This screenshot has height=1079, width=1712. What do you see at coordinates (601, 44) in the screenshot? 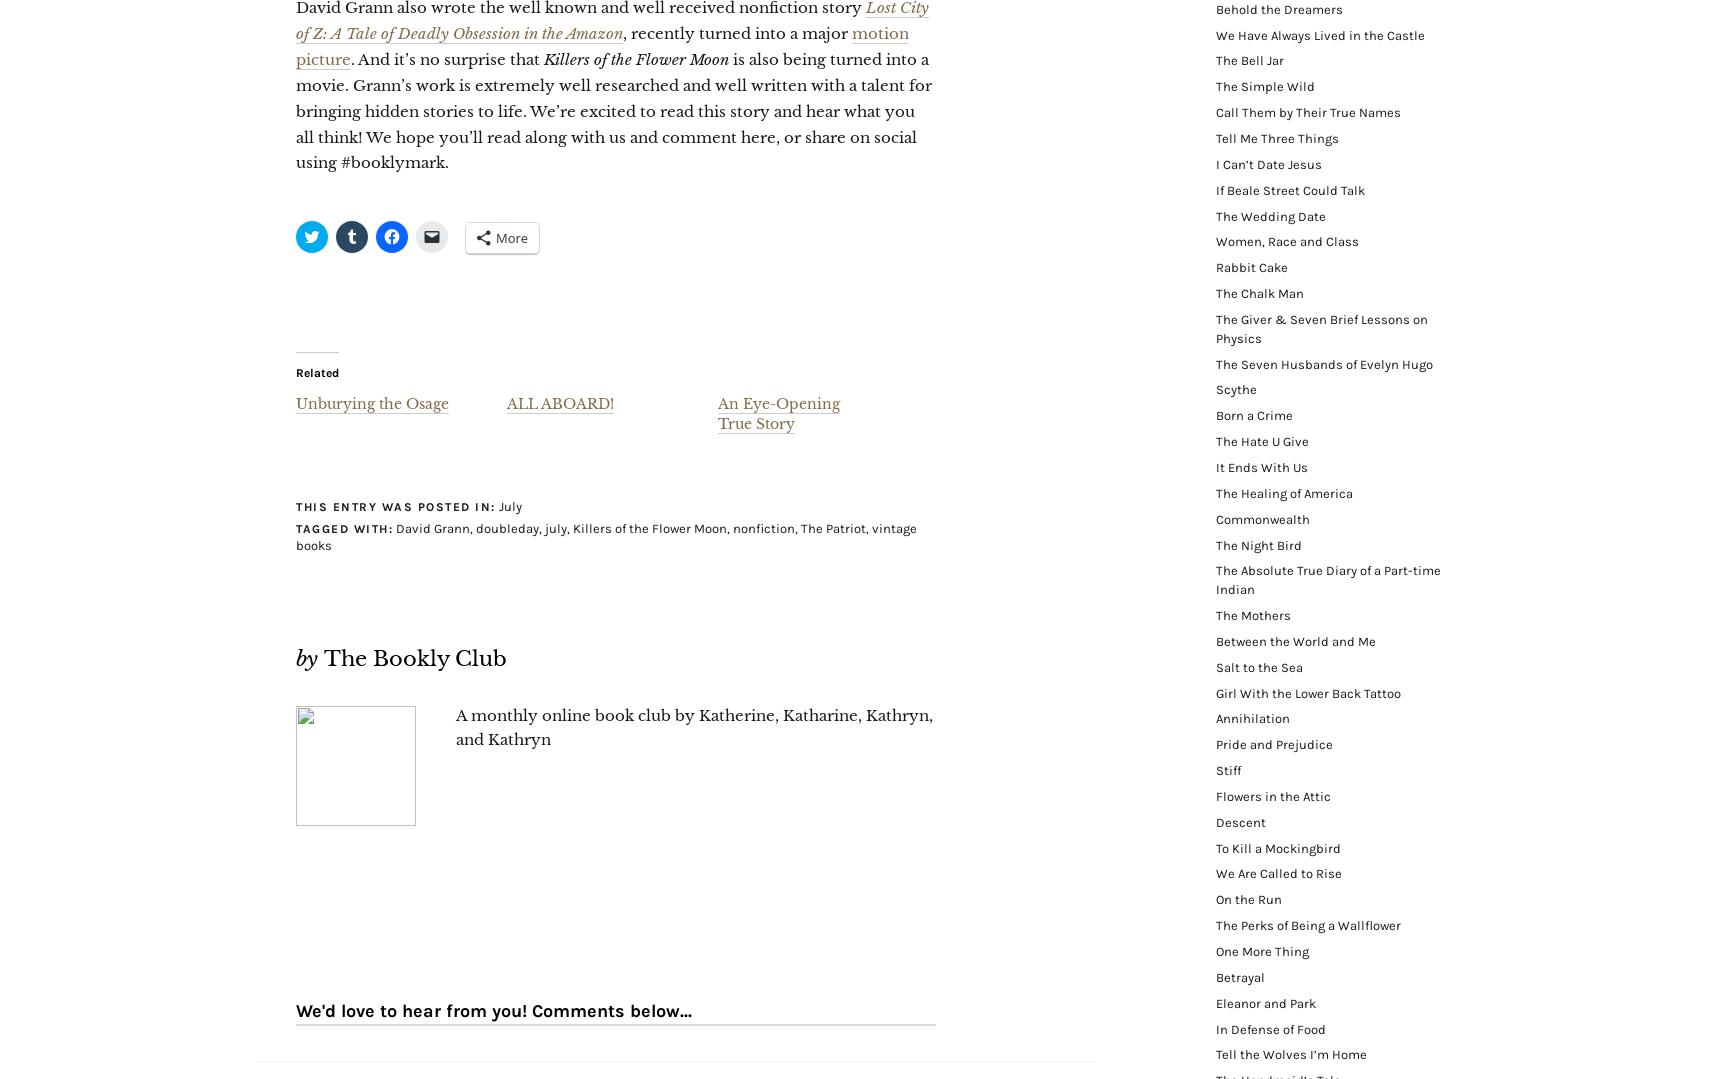
I see `'motion picture'` at bounding box center [601, 44].